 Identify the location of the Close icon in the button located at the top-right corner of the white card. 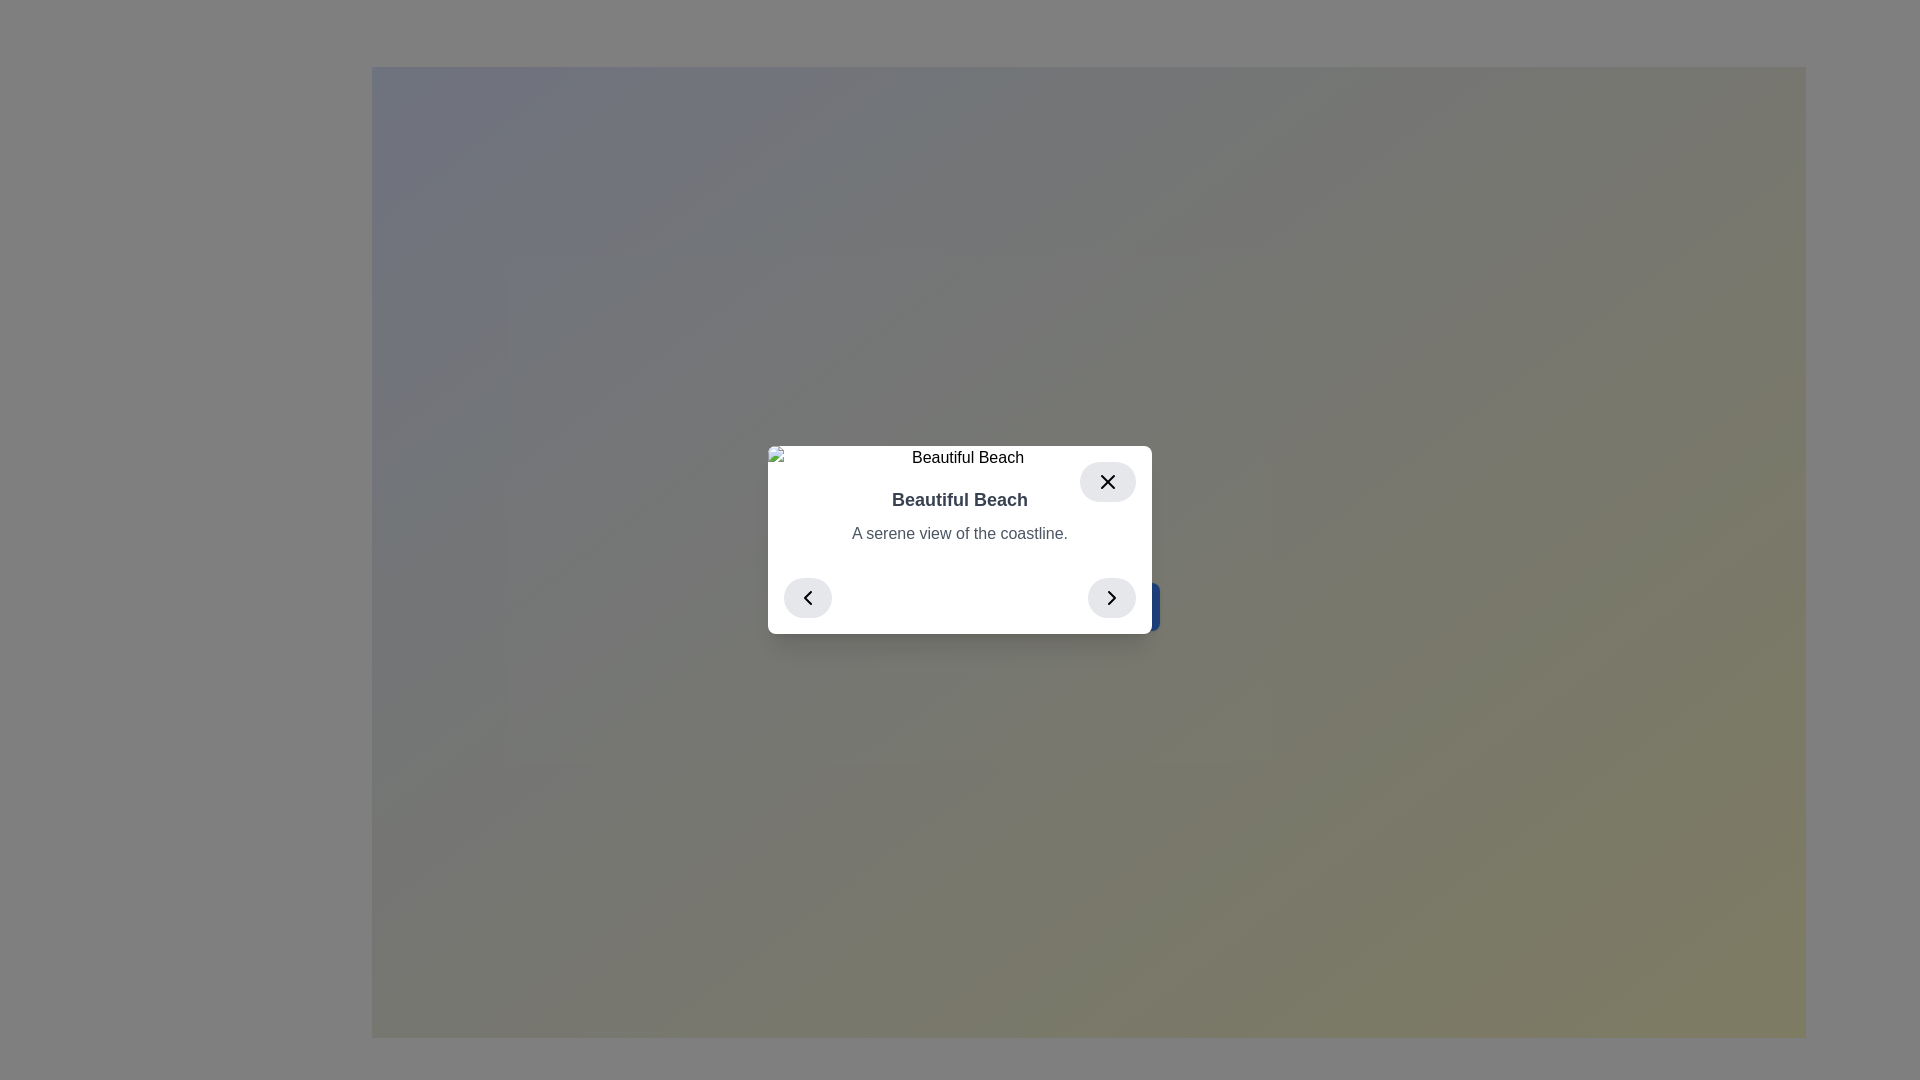
(1107, 482).